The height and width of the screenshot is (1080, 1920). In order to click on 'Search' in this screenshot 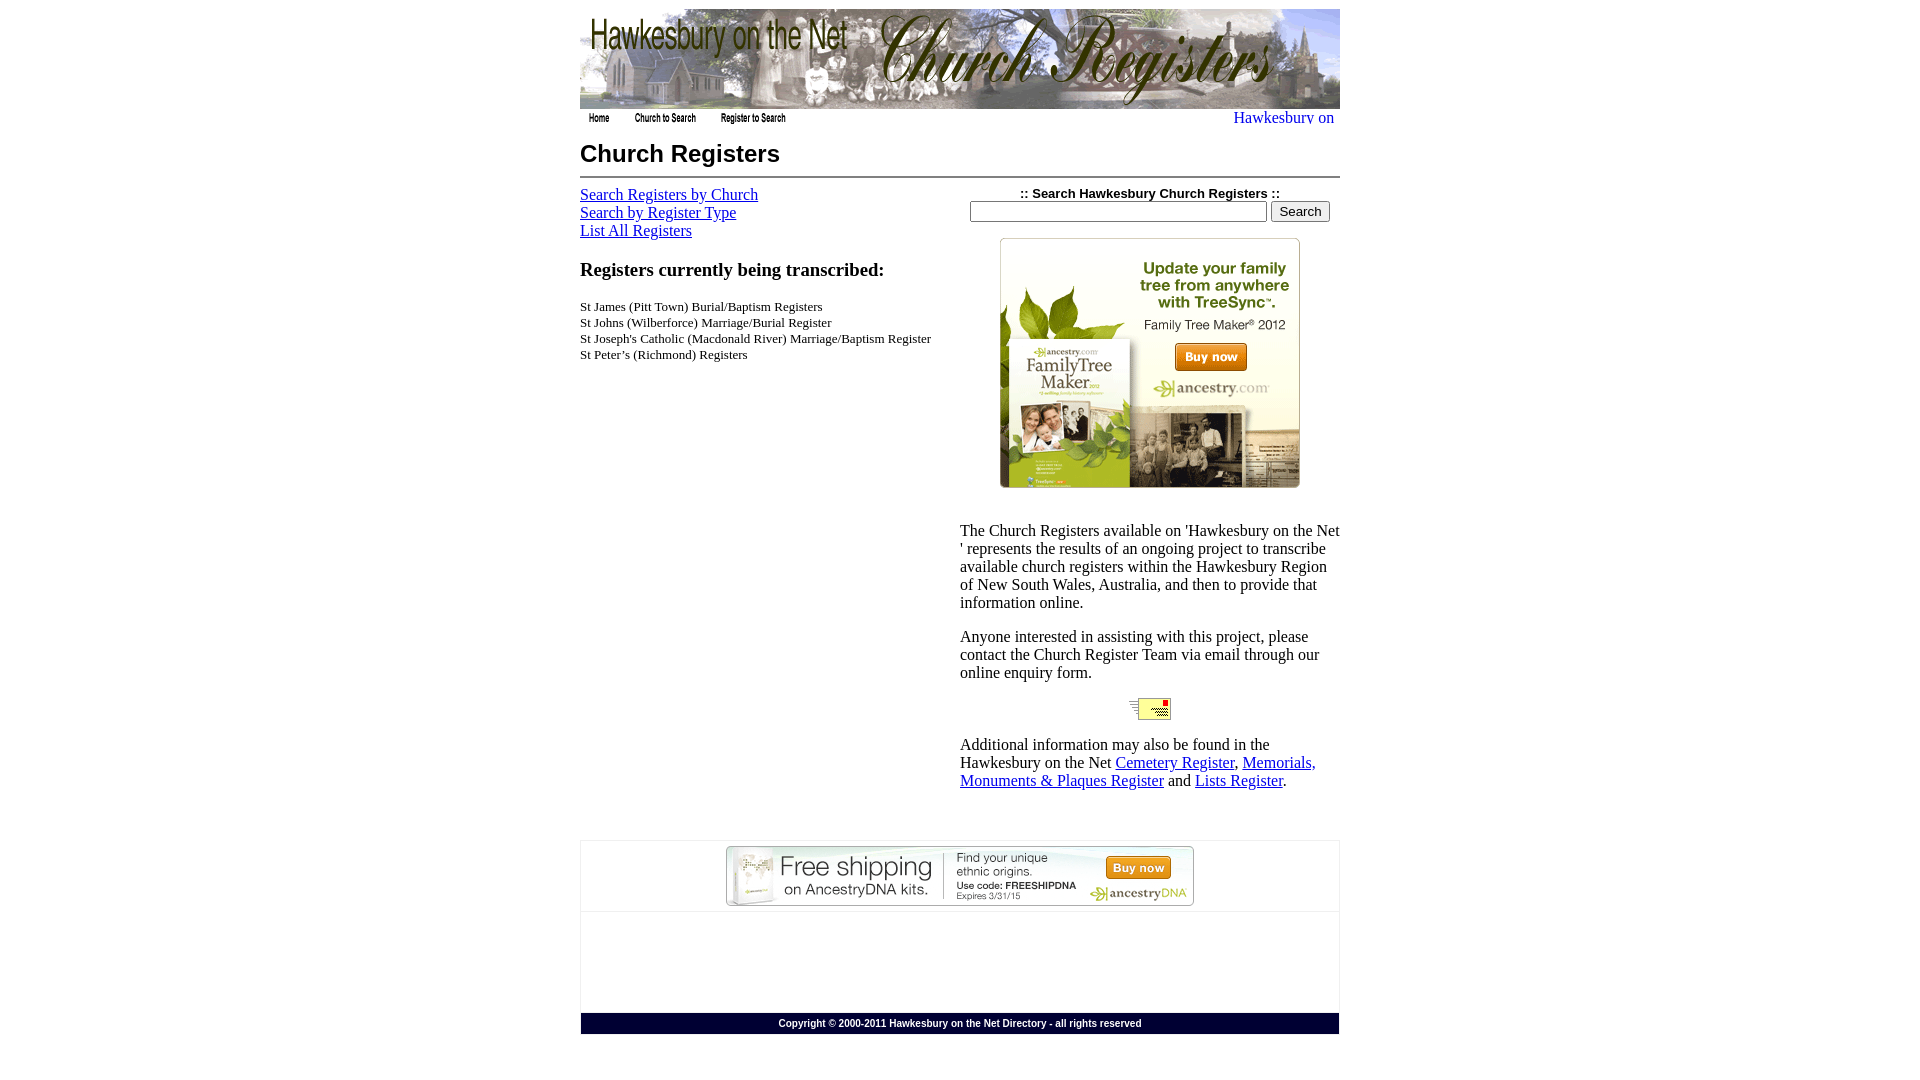, I will do `click(1300, 211)`.